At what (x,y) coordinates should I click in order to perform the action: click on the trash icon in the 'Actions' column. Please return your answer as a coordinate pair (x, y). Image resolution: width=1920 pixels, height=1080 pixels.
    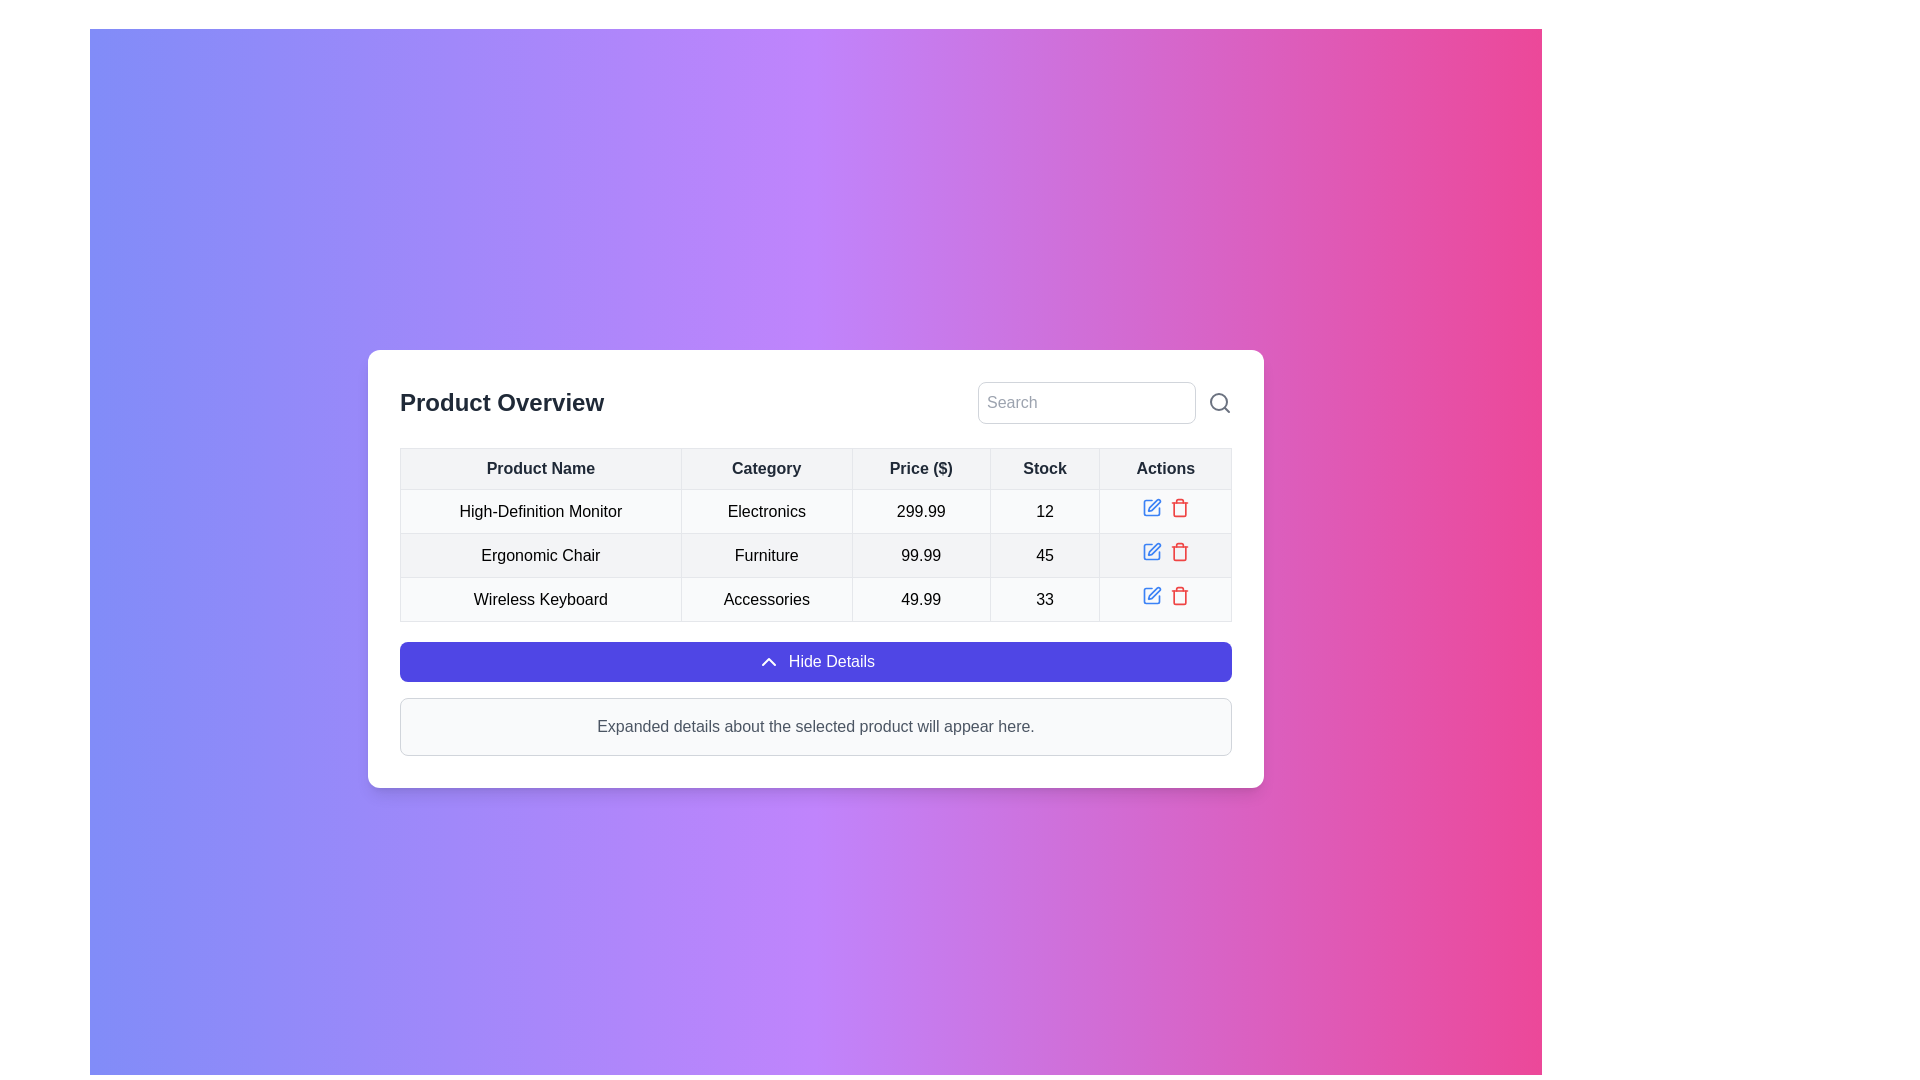
    Looking at the image, I should click on (1179, 553).